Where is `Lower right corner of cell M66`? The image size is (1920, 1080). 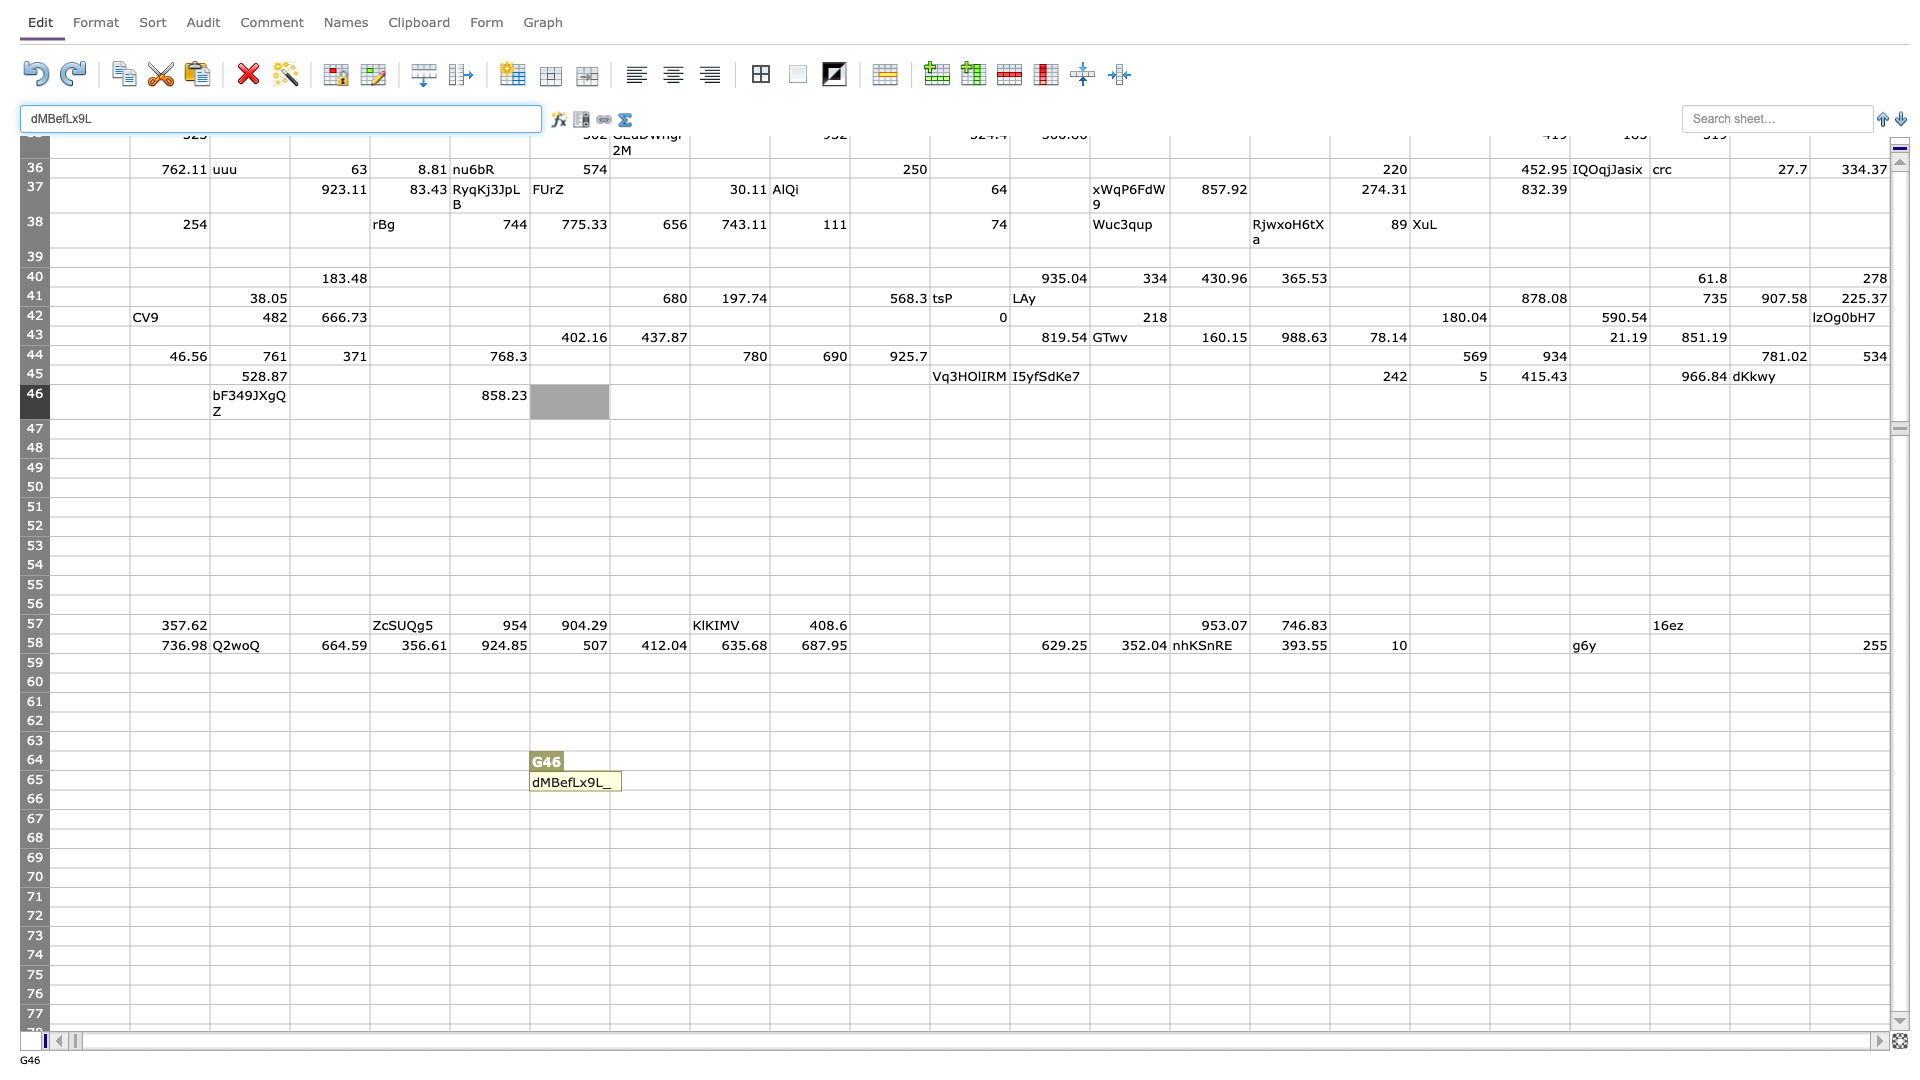 Lower right corner of cell M66 is located at coordinates (1088, 808).